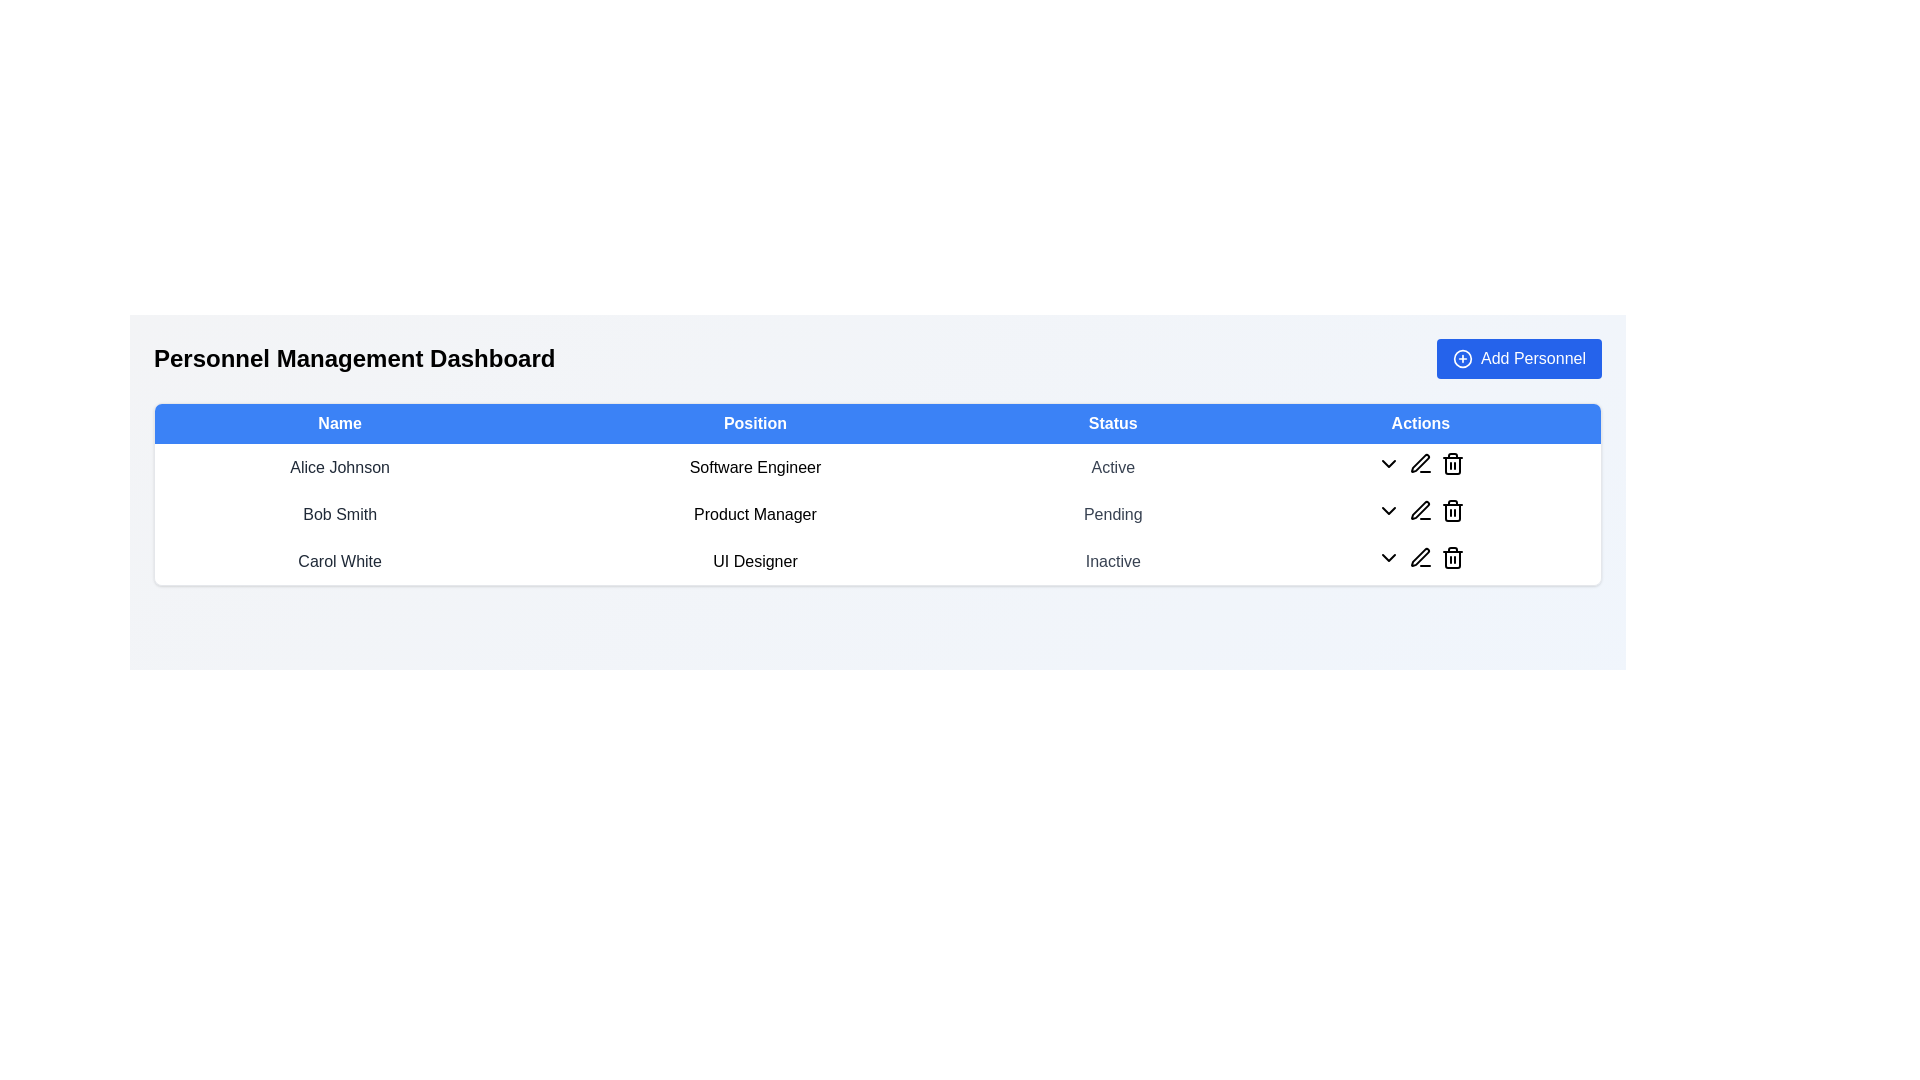 Image resolution: width=1920 pixels, height=1080 pixels. I want to click on the Icon Button, so click(1386, 558).